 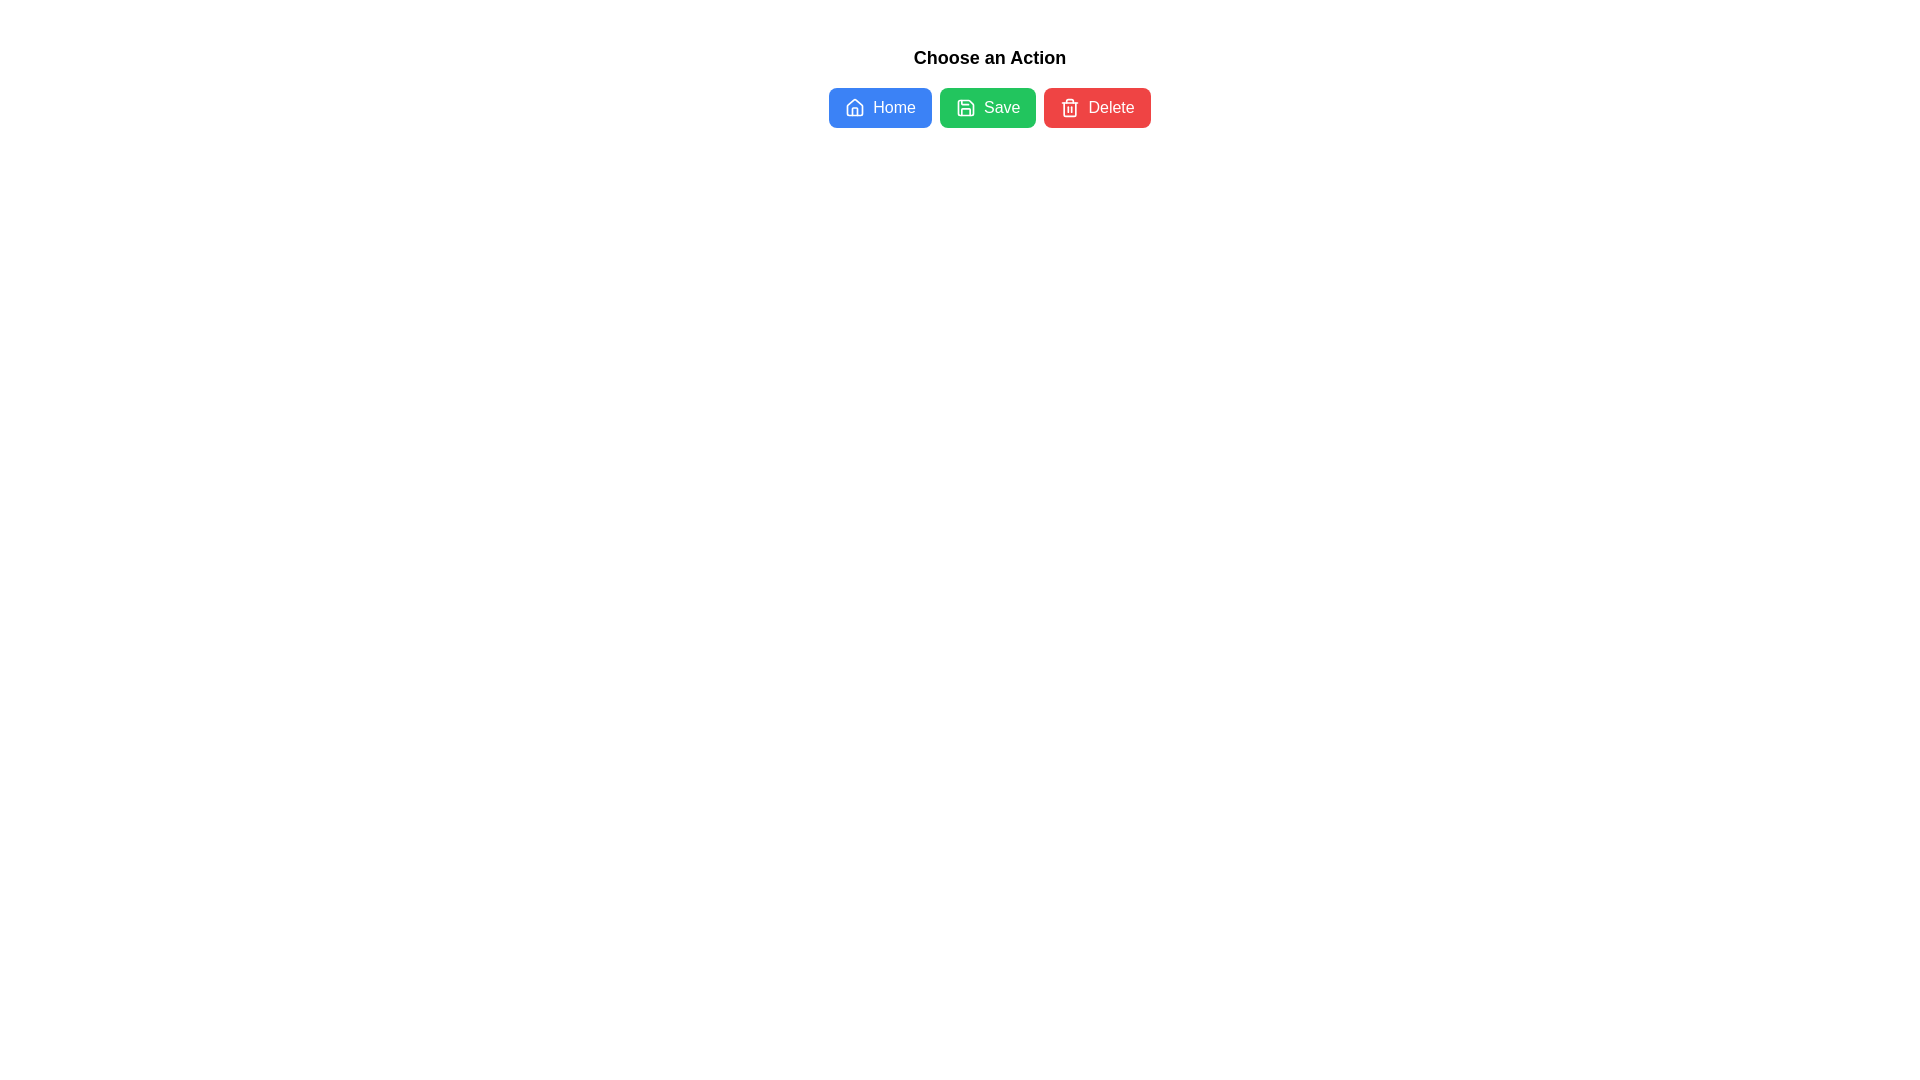 What do you see at coordinates (1096, 108) in the screenshot?
I see `the 'Delete' button, which is the third button in a horizontal group of three buttons near the top of the interface, below the text 'Choose an Action'` at bounding box center [1096, 108].